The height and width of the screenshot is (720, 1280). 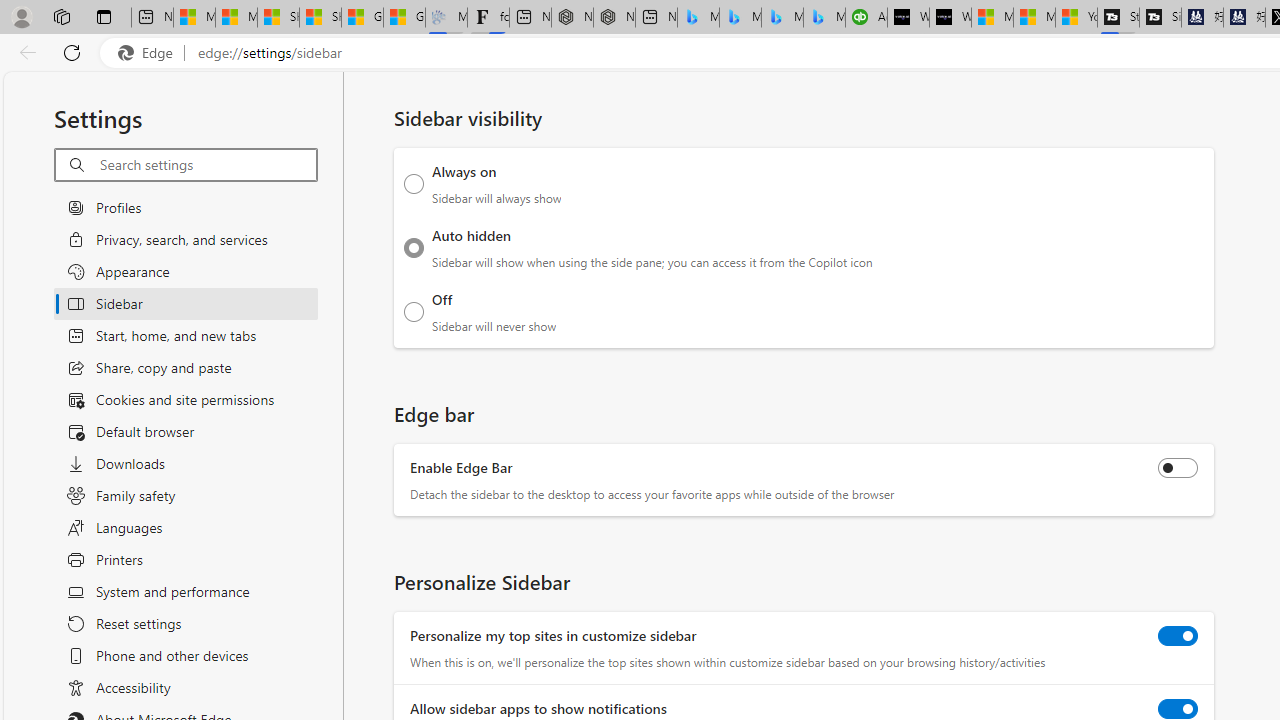 What do you see at coordinates (824, 17) in the screenshot?
I see `'Microsoft Bing Travel - Shangri-La Hotel Bangkok'` at bounding box center [824, 17].